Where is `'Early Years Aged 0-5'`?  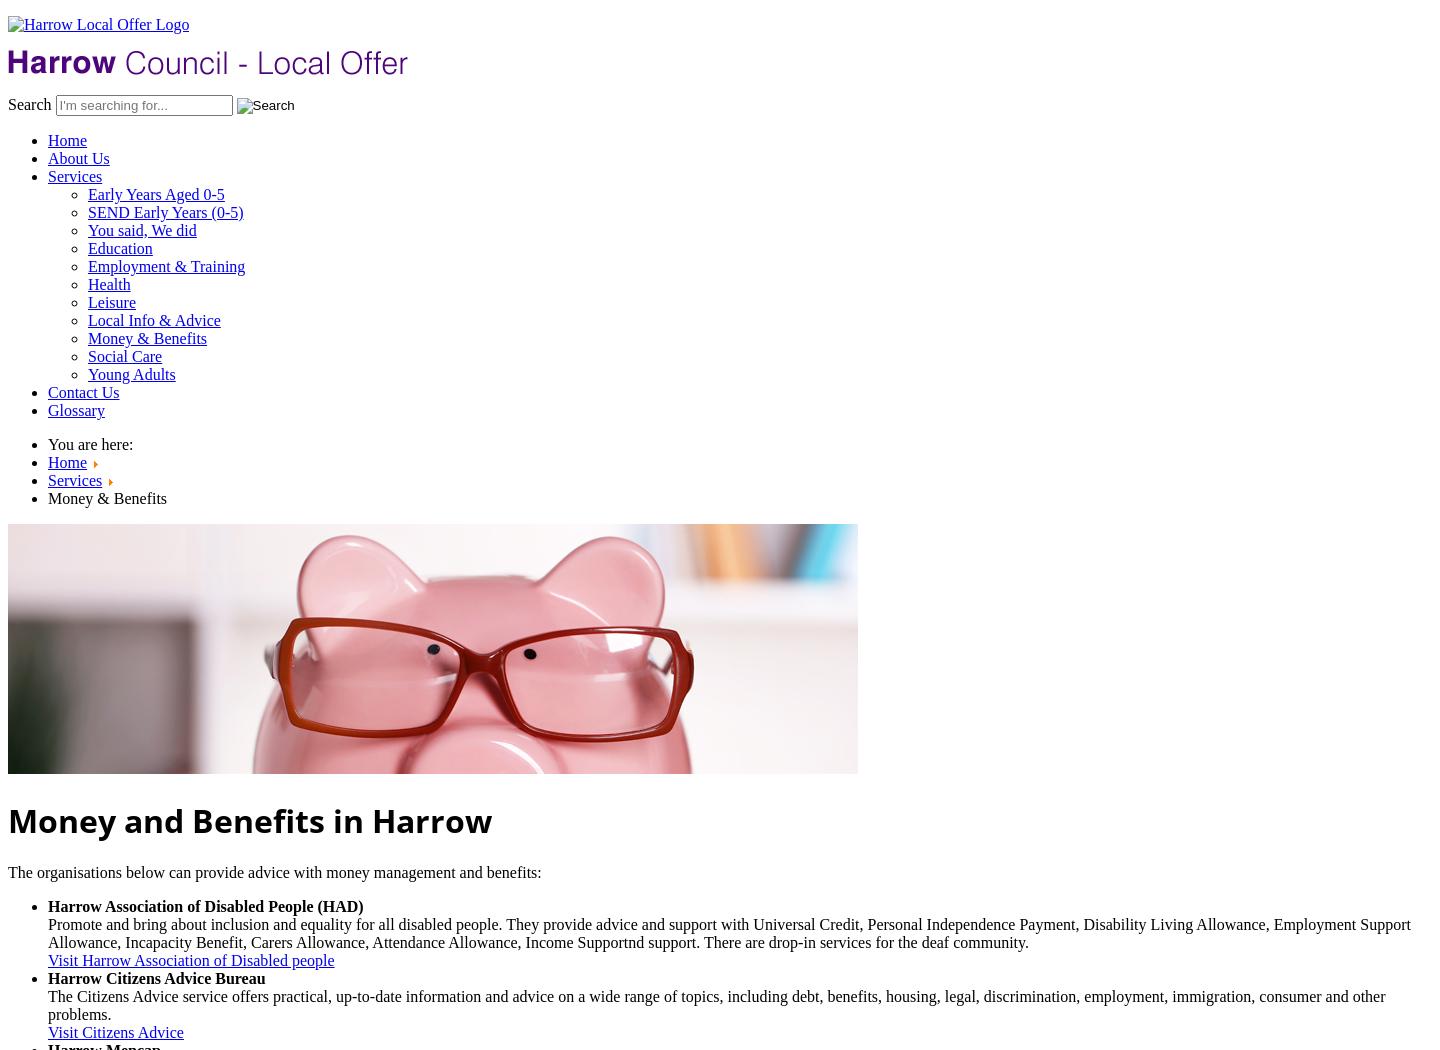
'Early Years Aged 0-5' is located at coordinates (87, 193).